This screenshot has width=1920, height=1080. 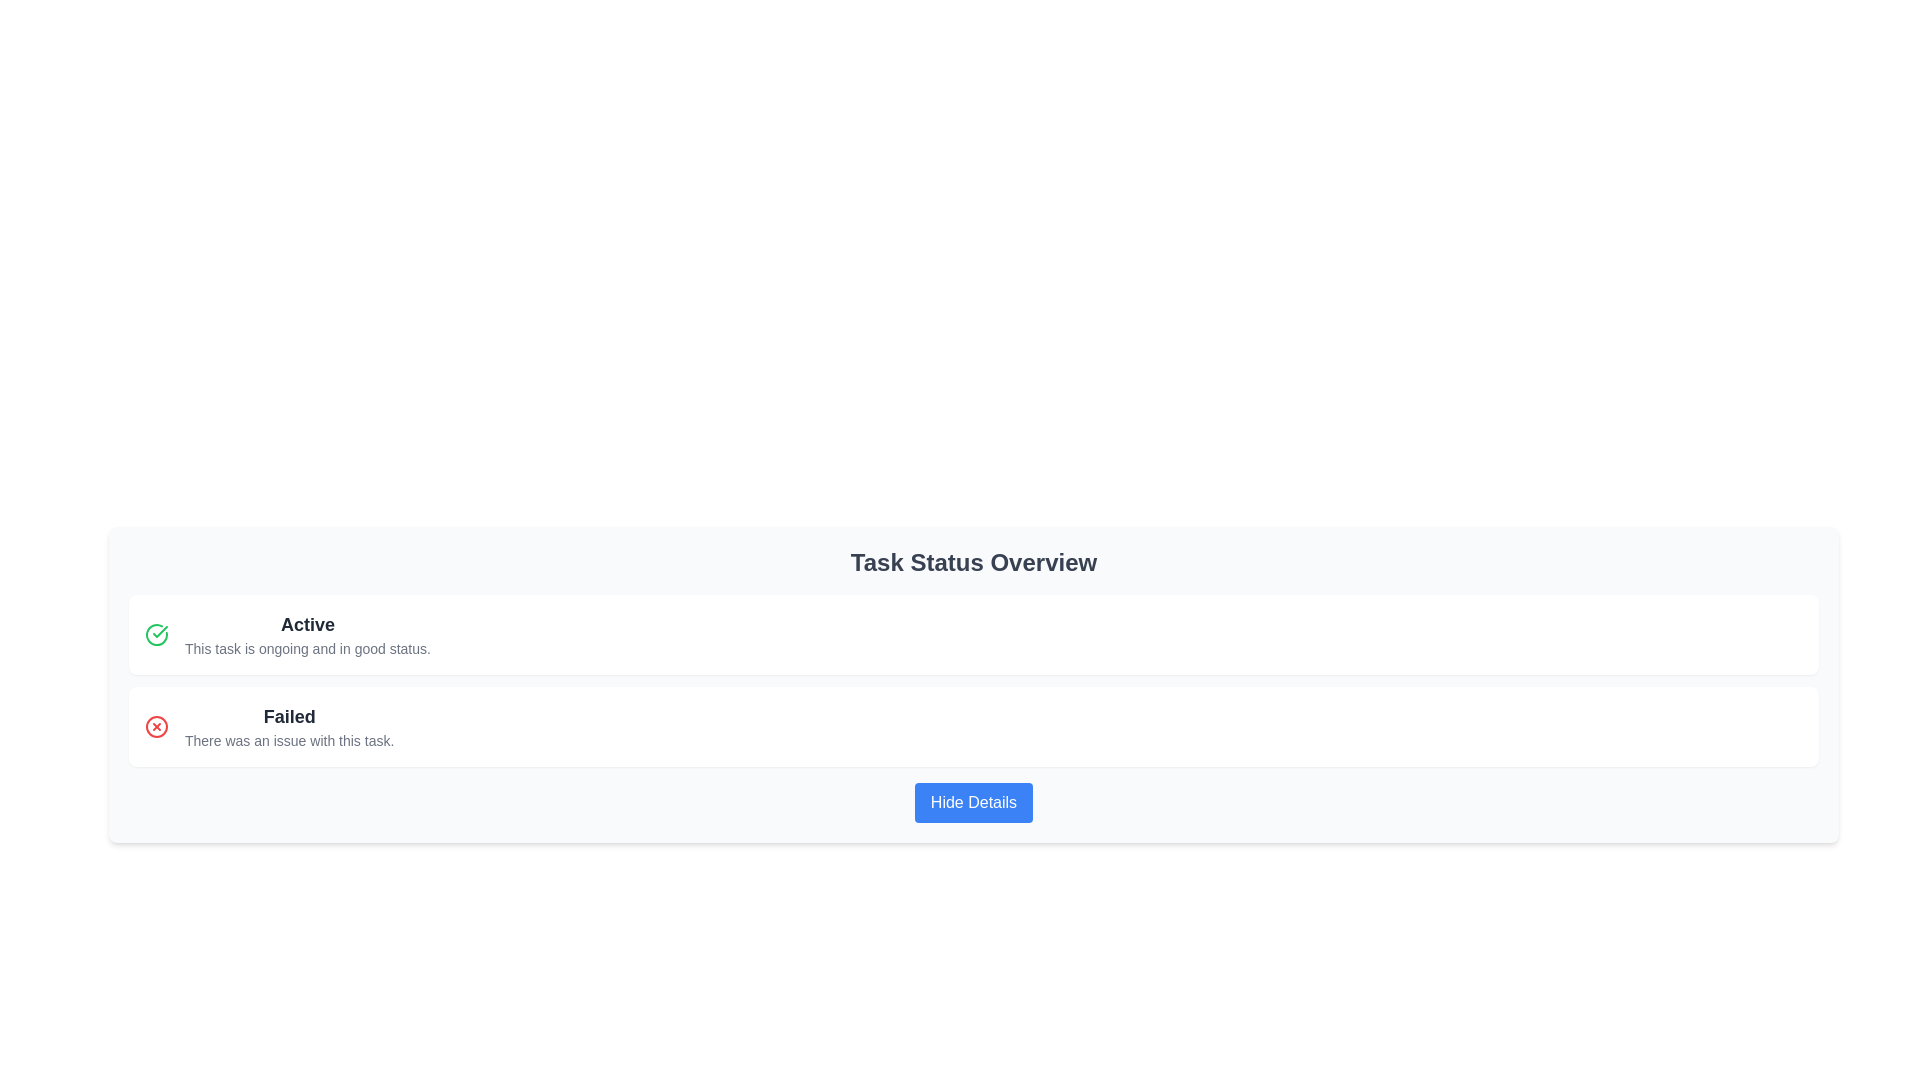 I want to click on status title label indicating 'Failed', which is located in the lower status box as the first line above its sibling text, so click(x=288, y=716).